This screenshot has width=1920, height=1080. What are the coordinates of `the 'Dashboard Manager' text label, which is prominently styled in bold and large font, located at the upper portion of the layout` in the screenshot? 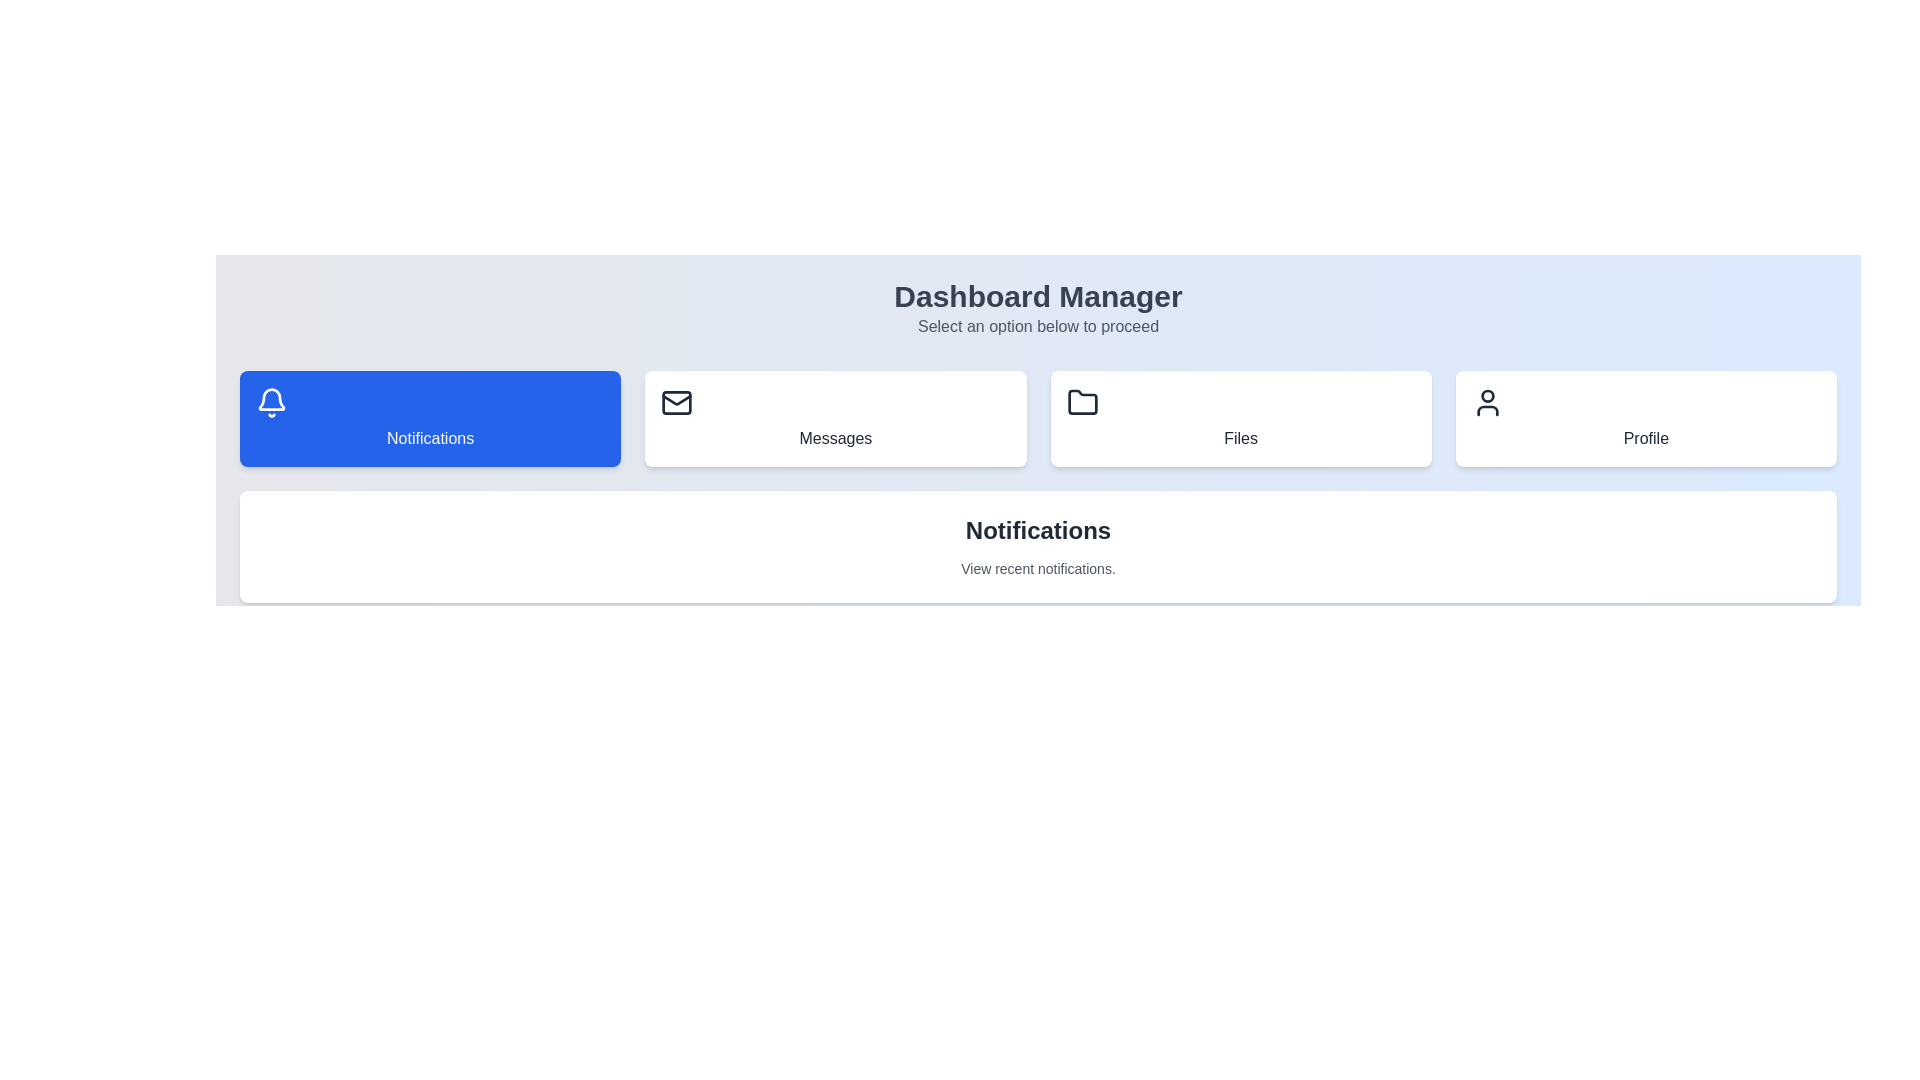 It's located at (1038, 297).